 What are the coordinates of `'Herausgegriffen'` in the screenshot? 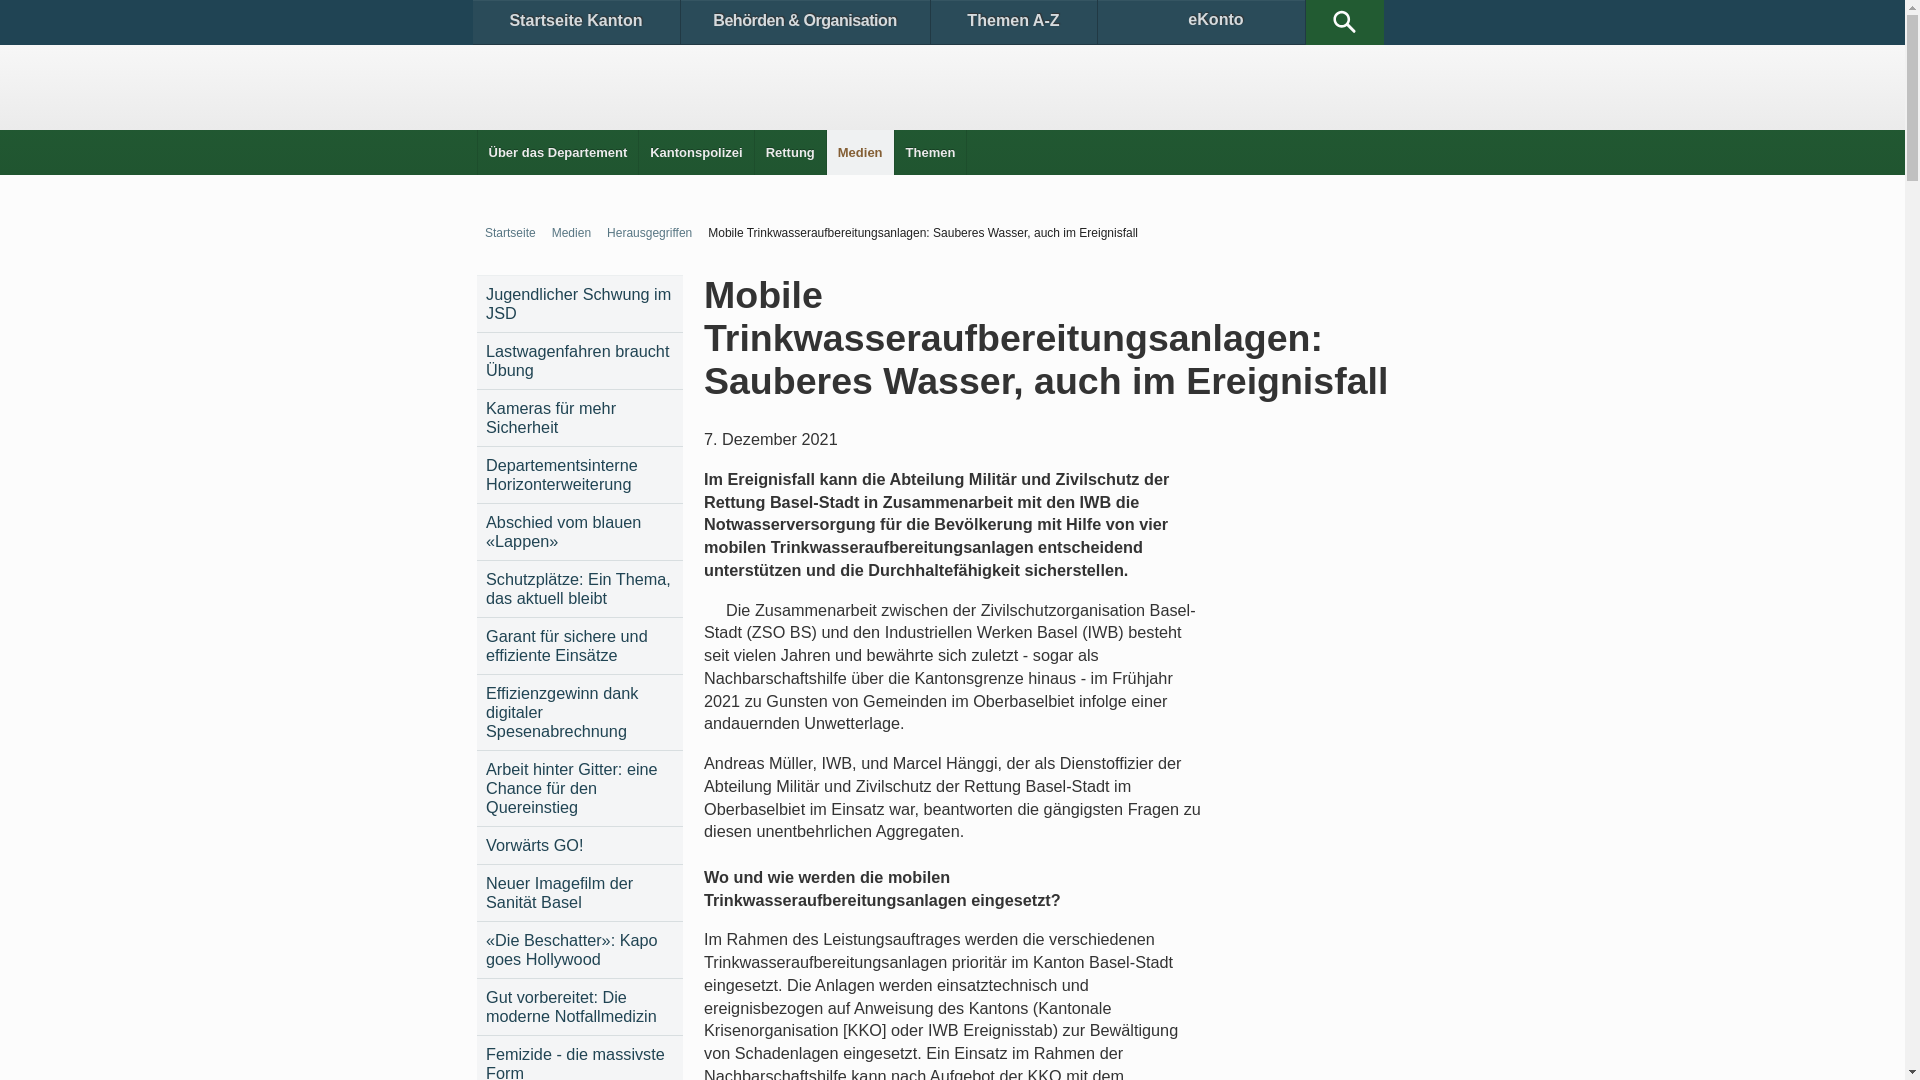 It's located at (1050, 61).